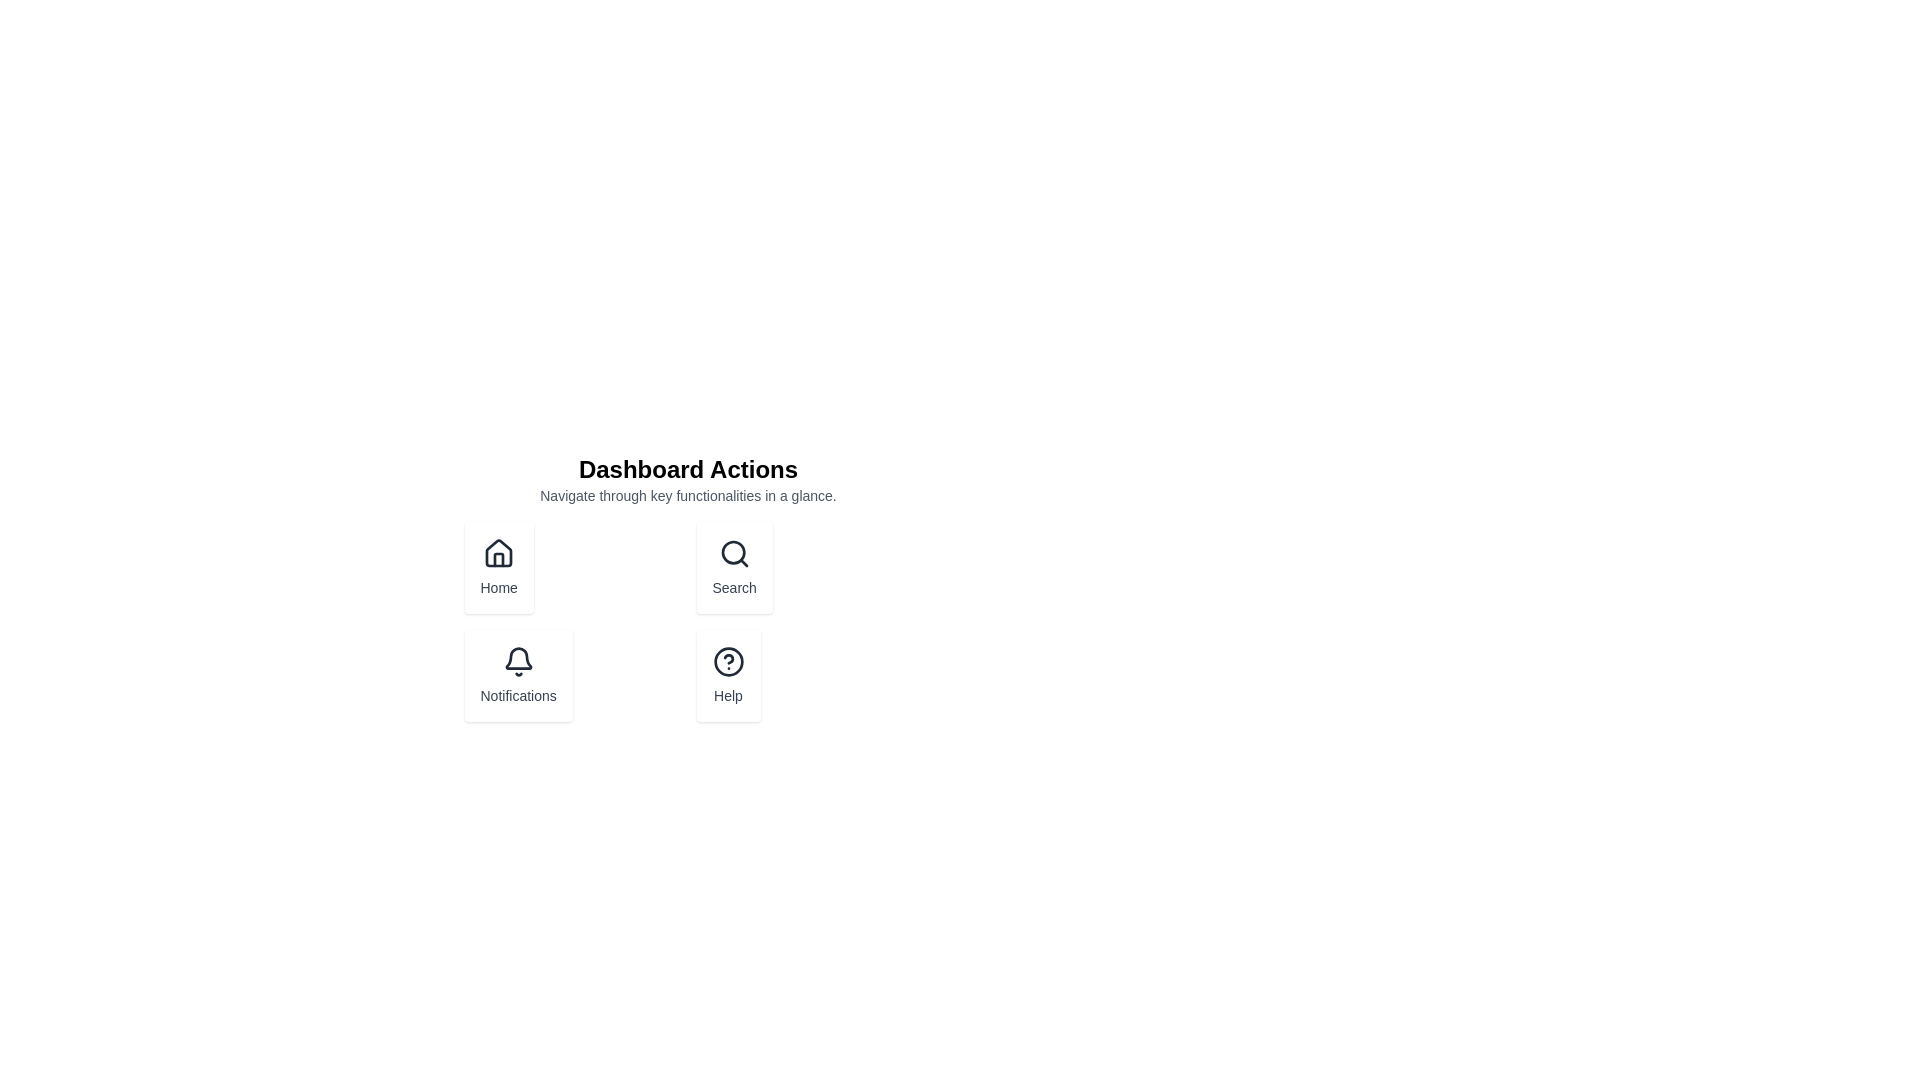 This screenshot has width=1920, height=1080. What do you see at coordinates (727, 662) in the screenshot?
I see `the circular icon with a question mark in the center, located at the top of the 'Help' button in the bottom-right corner of the main interface region` at bounding box center [727, 662].